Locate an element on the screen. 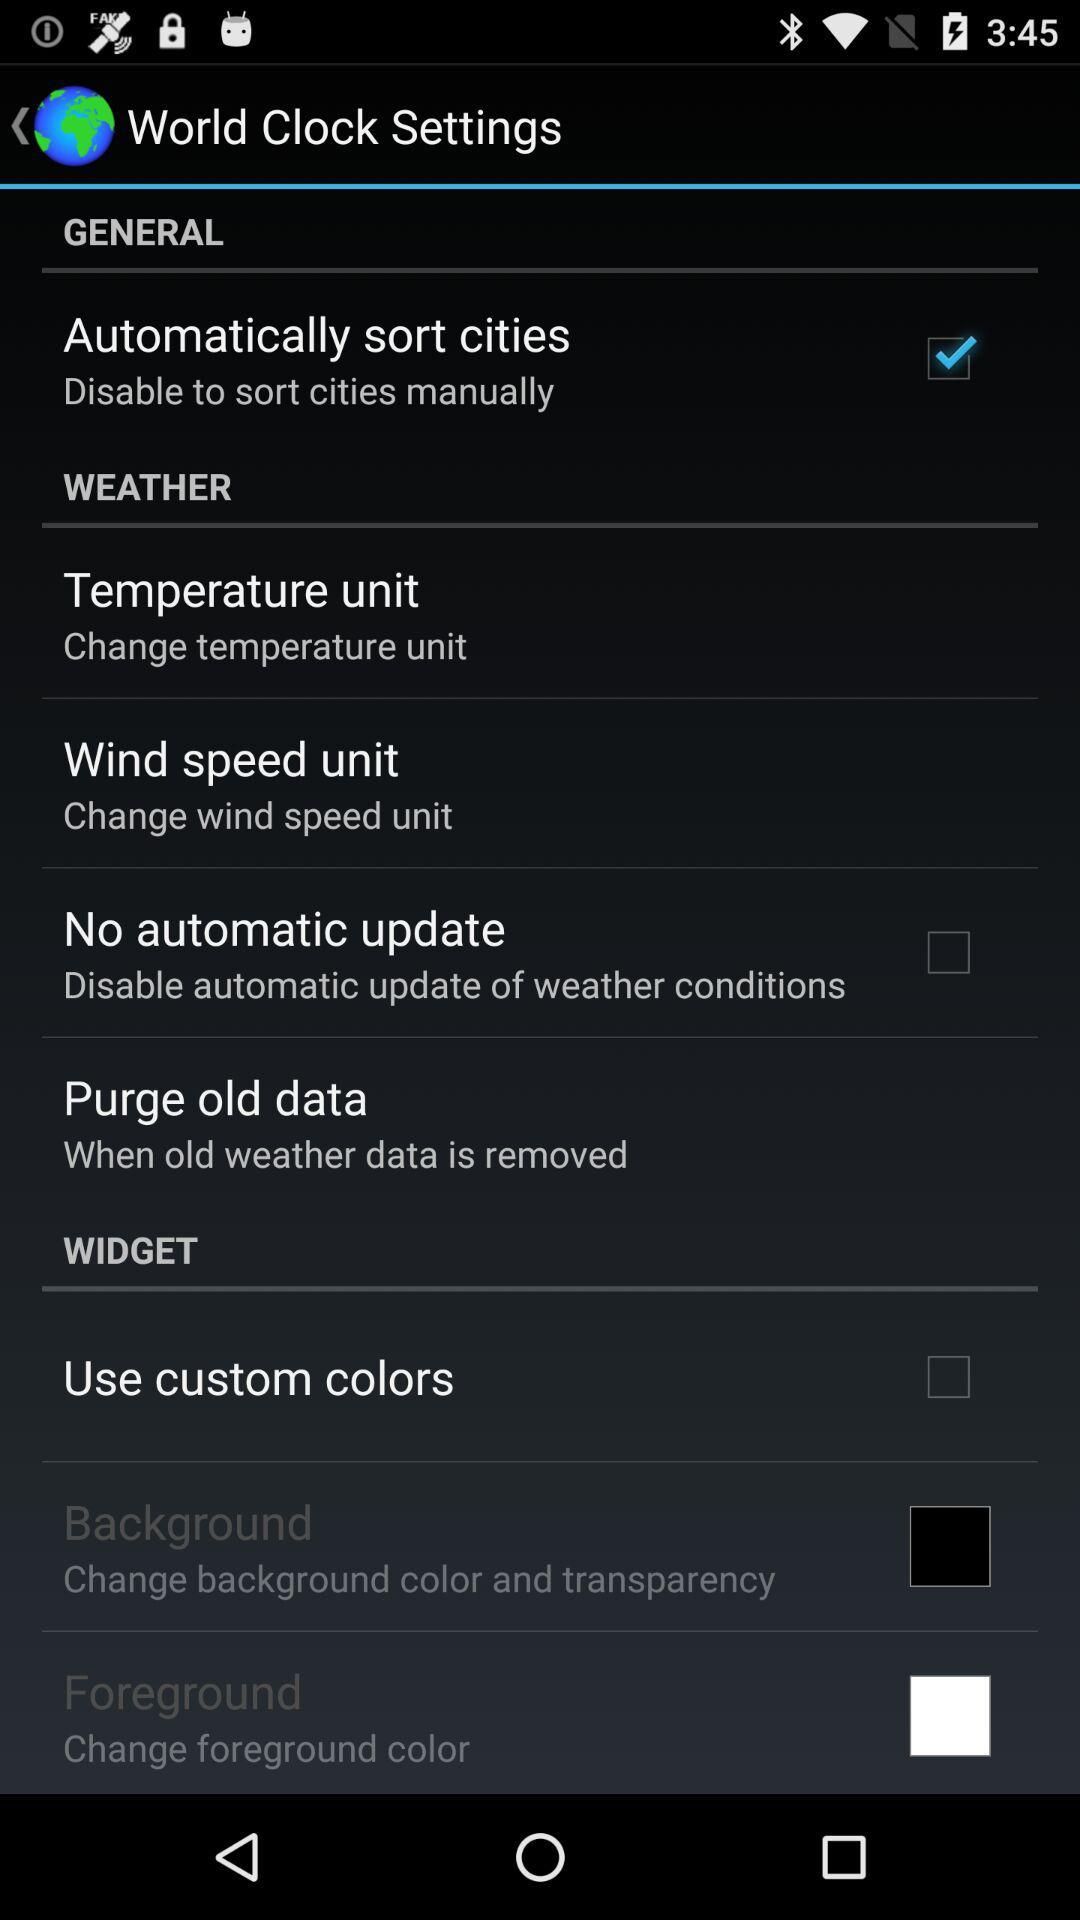  item above background is located at coordinates (257, 1375).